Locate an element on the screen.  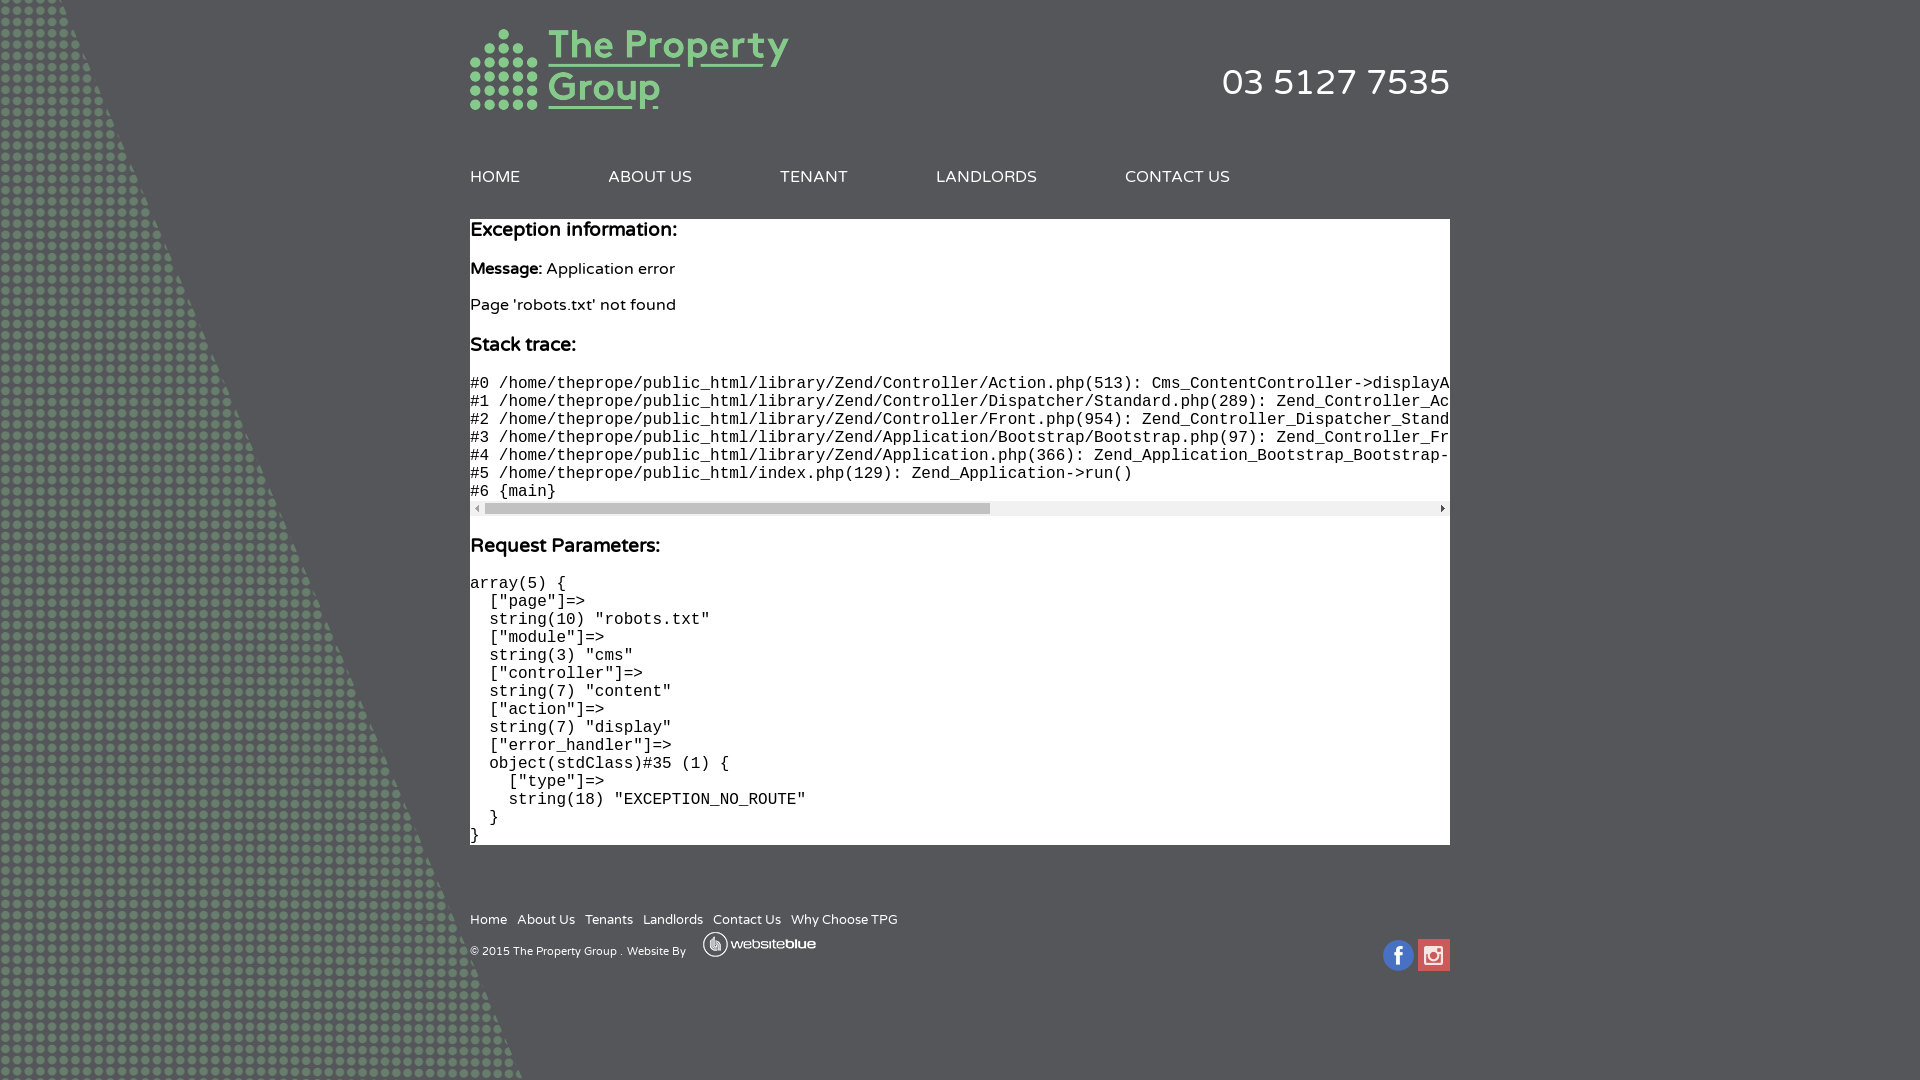
'Landlords' is located at coordinates (672, 920).